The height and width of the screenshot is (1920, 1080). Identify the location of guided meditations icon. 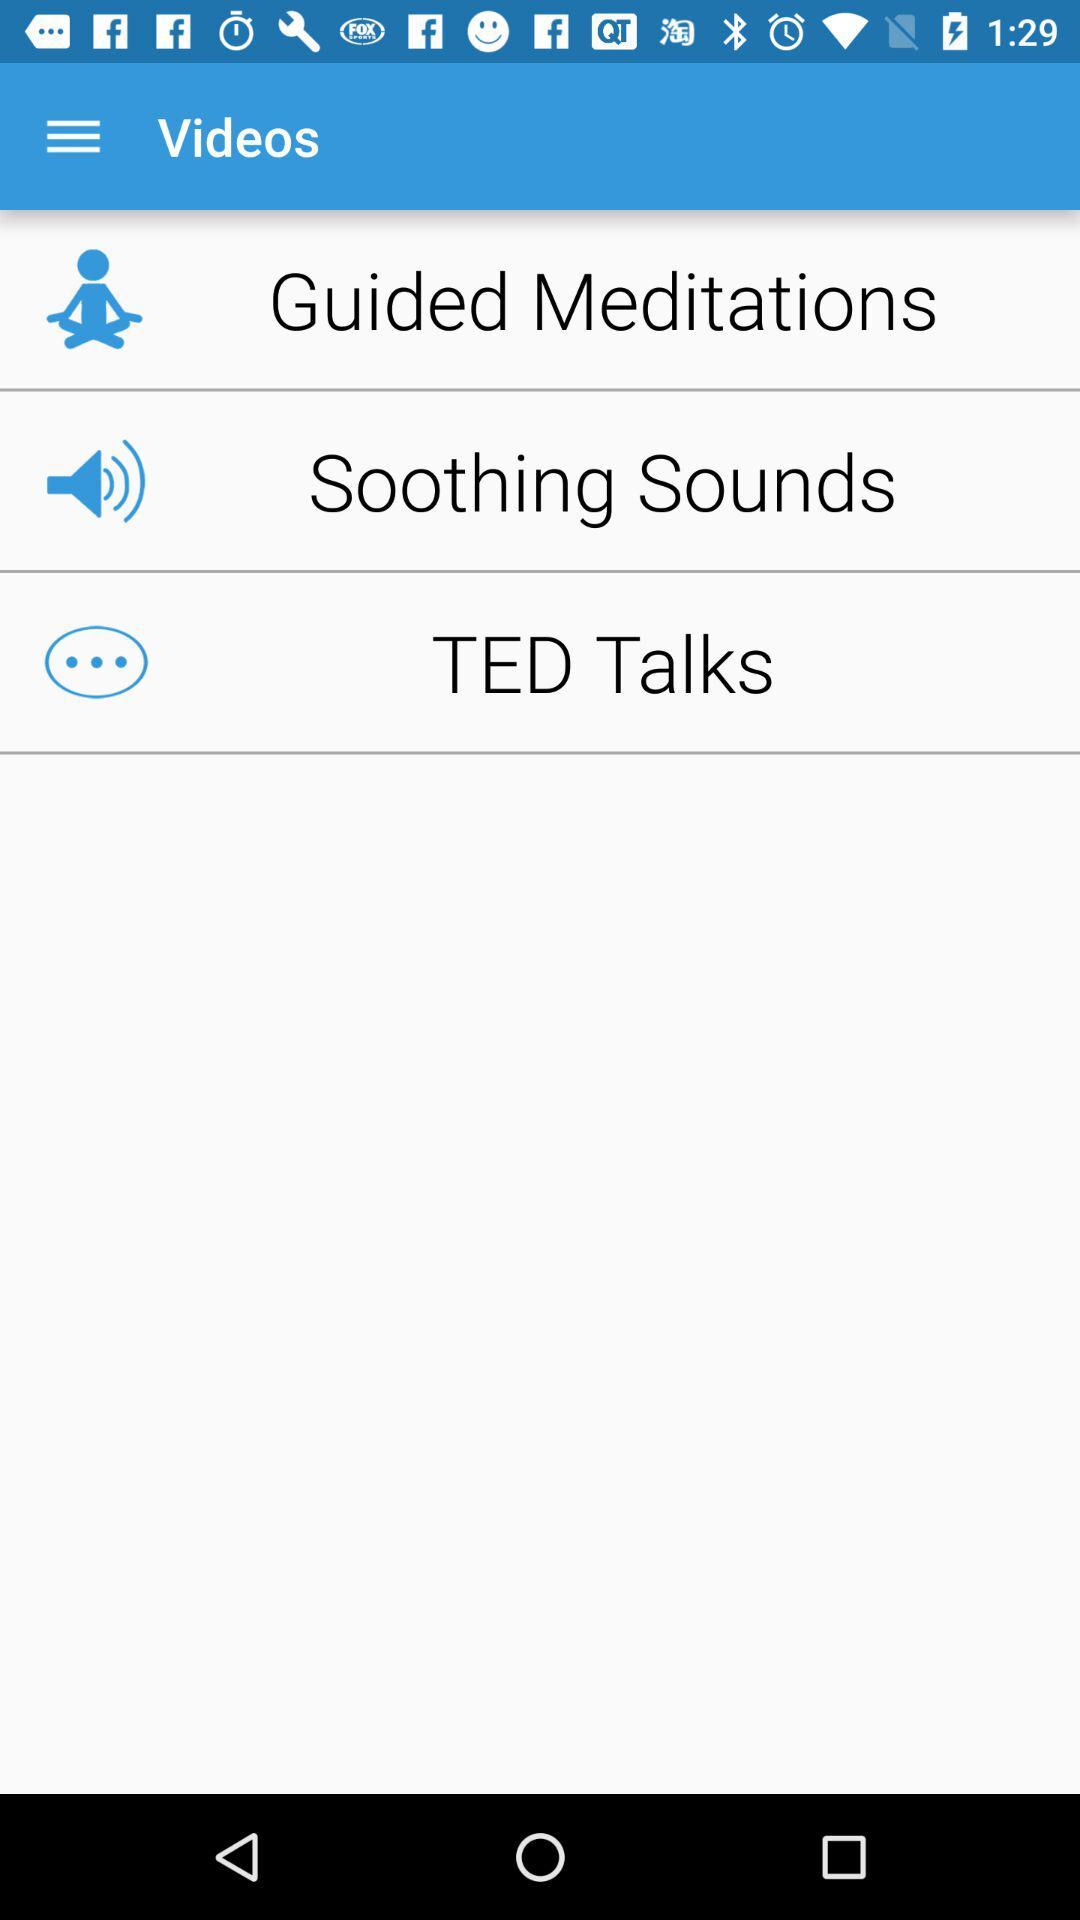
(540, 298).